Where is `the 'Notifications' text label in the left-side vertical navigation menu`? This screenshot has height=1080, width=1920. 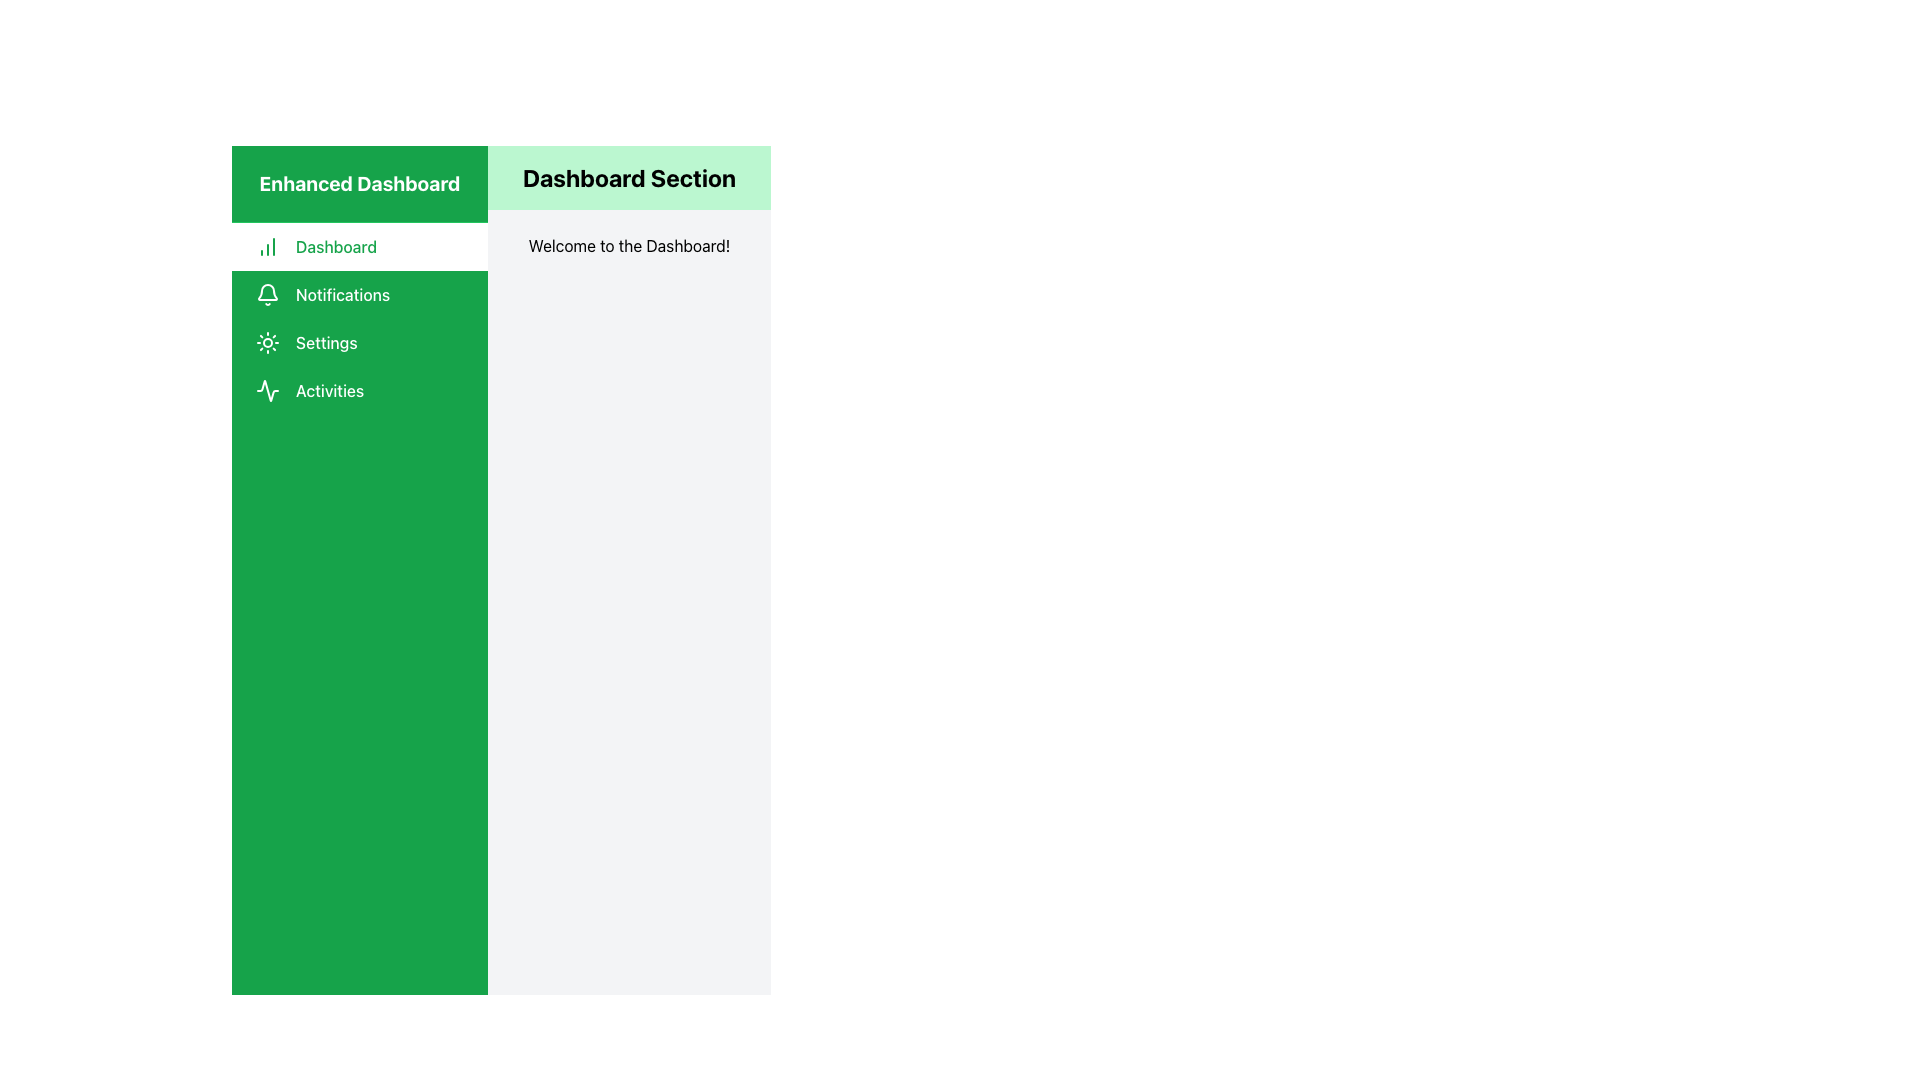
the 'Notifications' text label in the left-side vertical navigation menu is located at coordinates (343, 294).